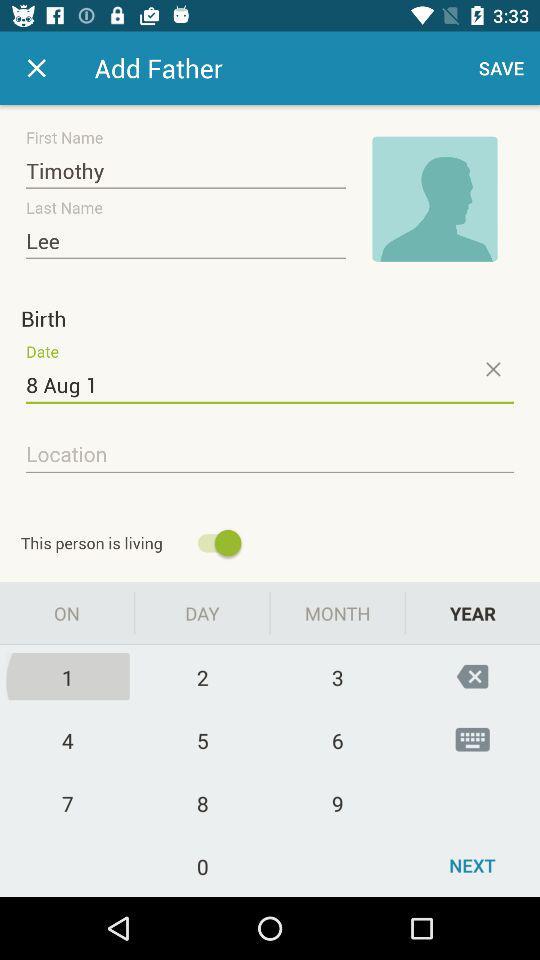 Image resolution: width=540 pixels, height=960 pixels. What do you see at coordinates (434, 199) in the screenshot?
I see `picture profile` at bounding box center [434, 199].